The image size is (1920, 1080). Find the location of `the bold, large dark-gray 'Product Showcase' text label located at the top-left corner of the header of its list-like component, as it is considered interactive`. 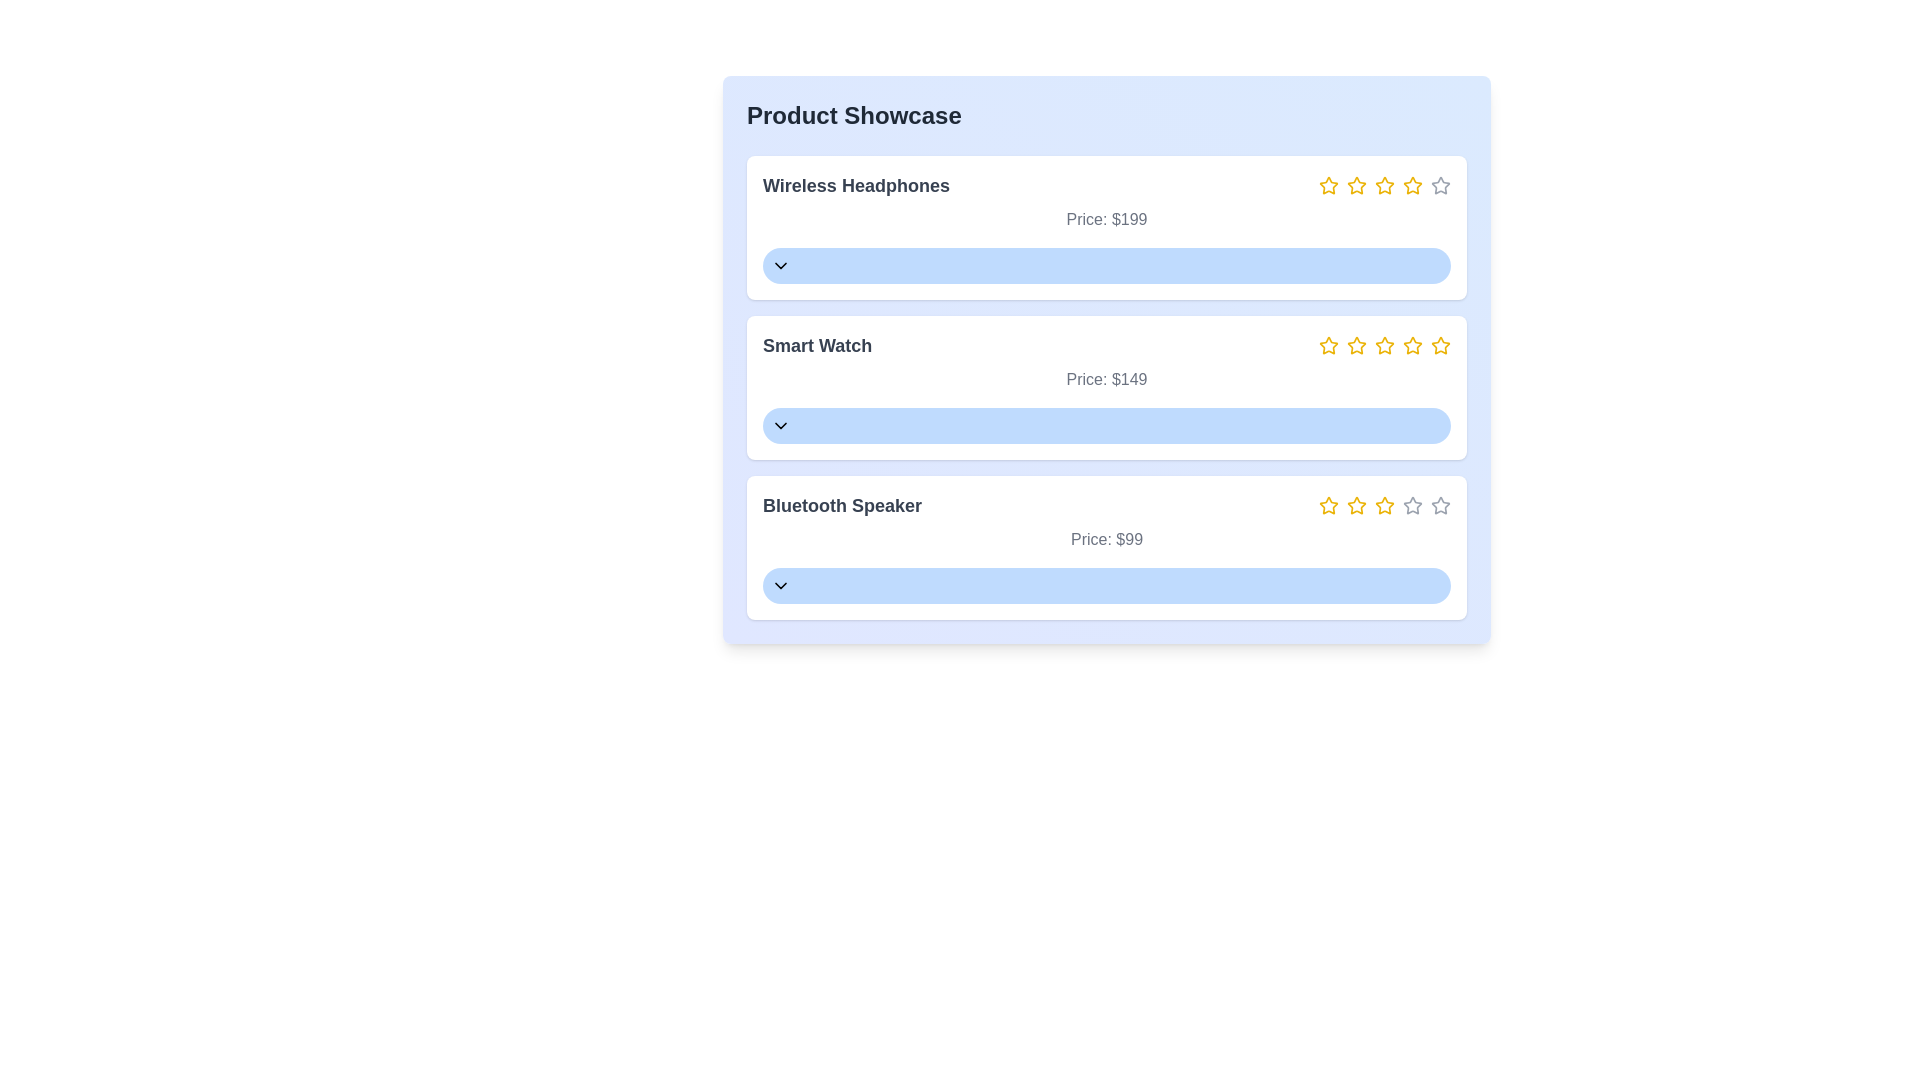

the bold, large dark-gray 'Product Showcase' text label located at the top-left corner of the header of its list-like component, as it is considered interactive is located at coordinates (854, 115).